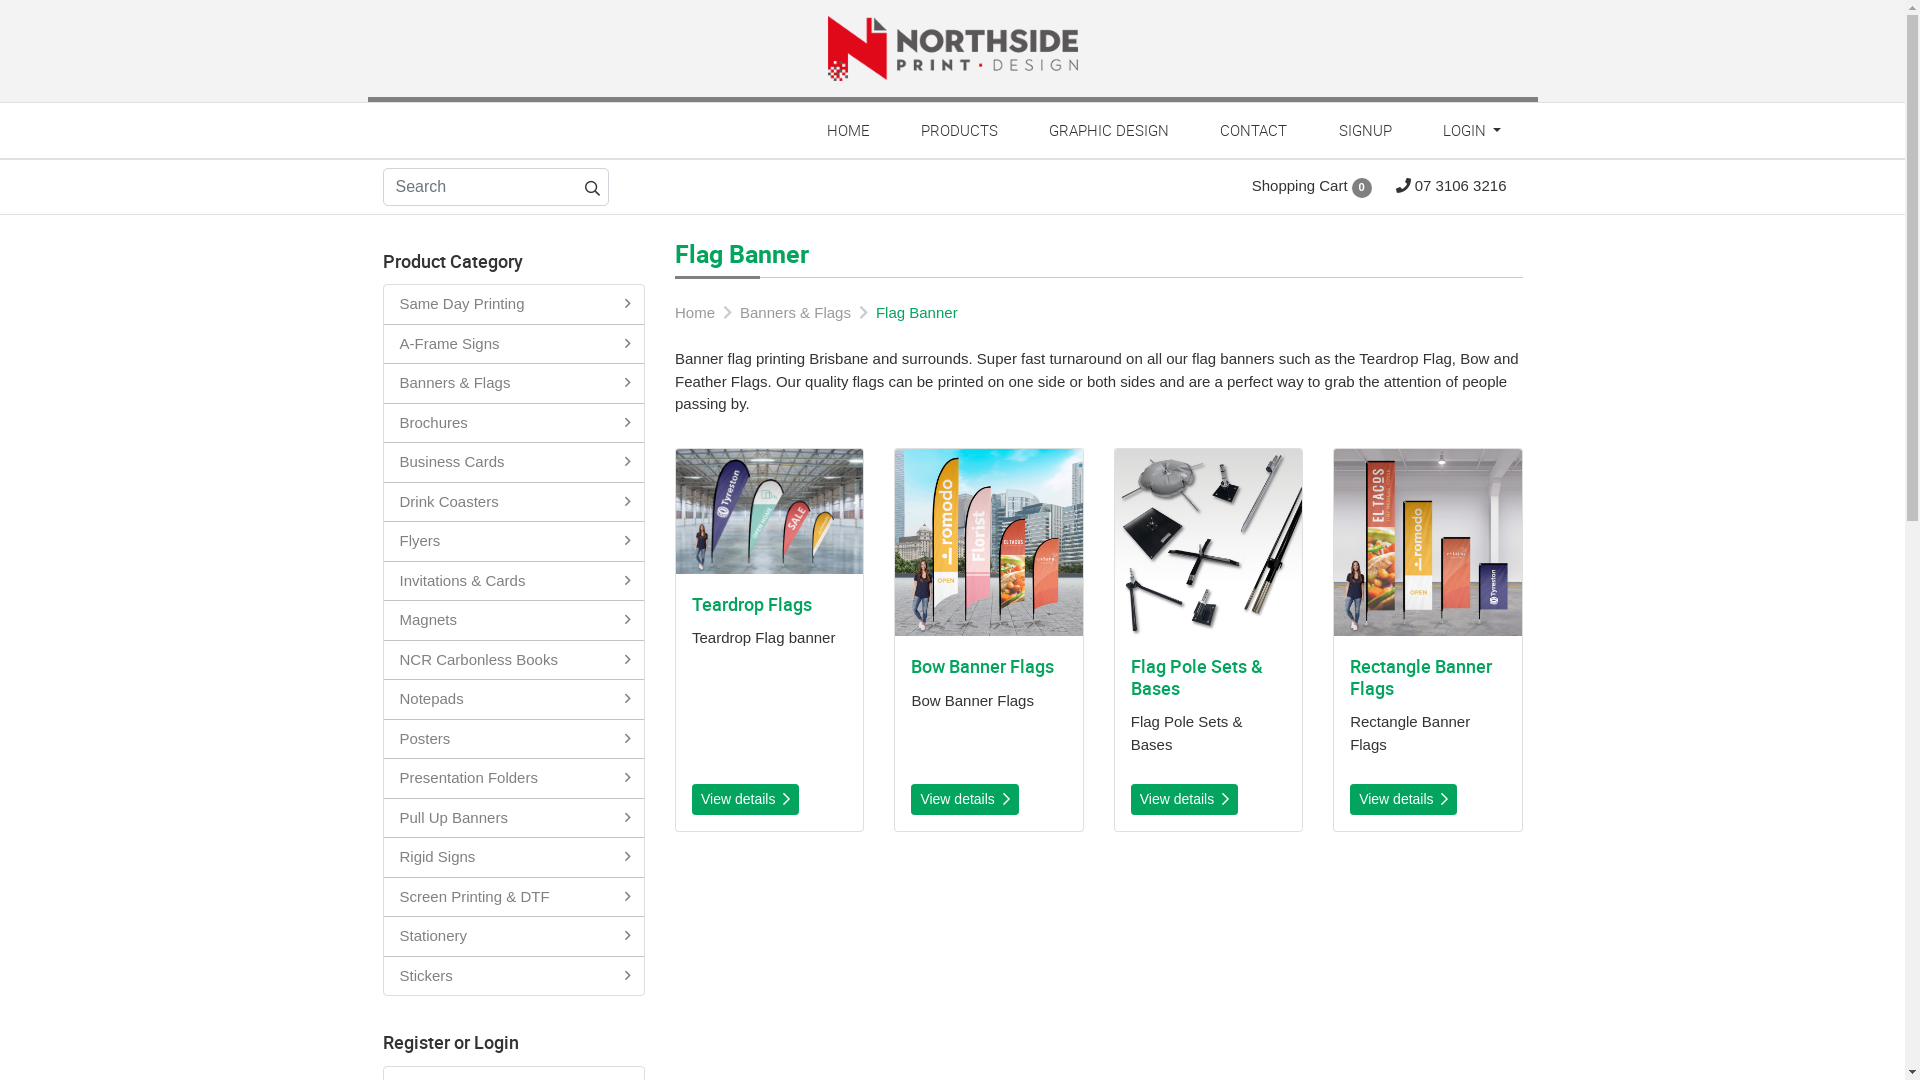 The height and width of the screenshot is (1080, 1920). Describe the element at coordinates (514, 304) in the screenshot. I see `'Same Day Printing'` at that location.